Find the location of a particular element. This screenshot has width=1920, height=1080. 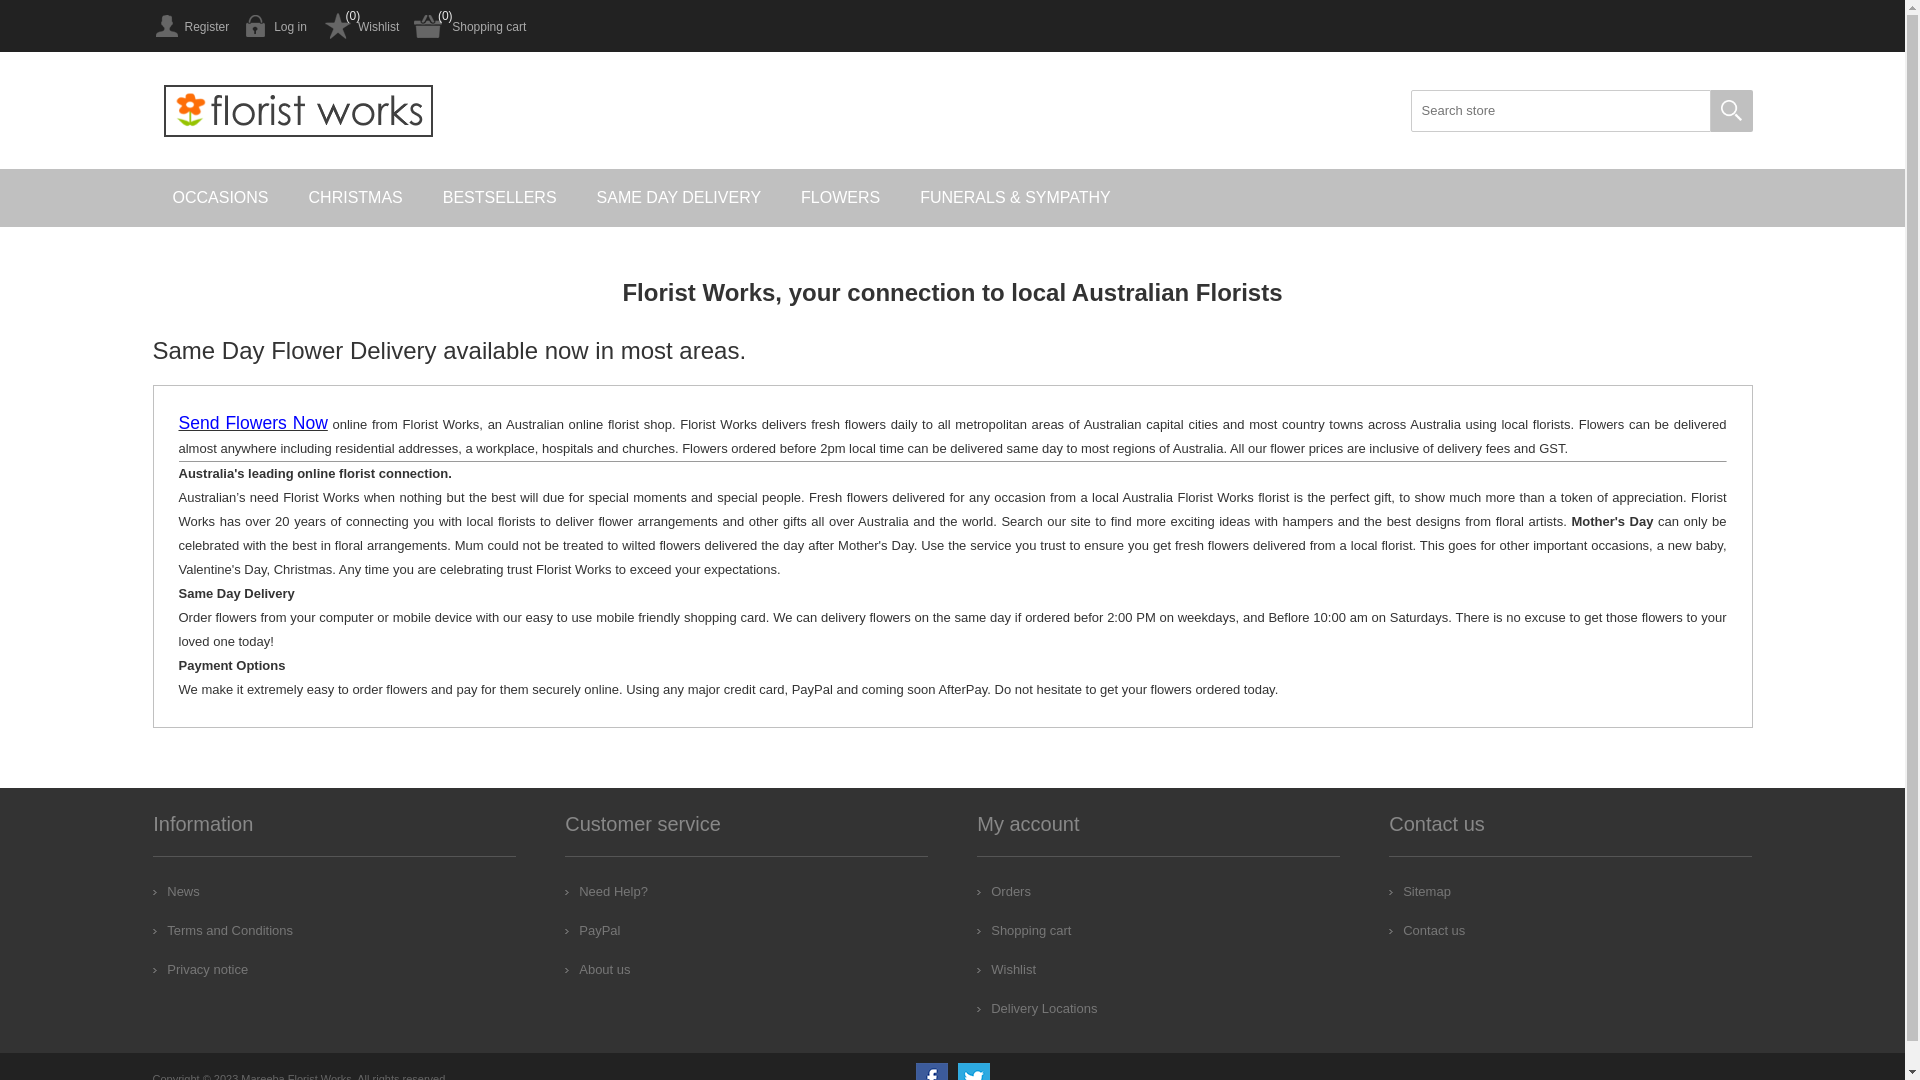

'Privacy notice' is located at coordinates (152, 968).